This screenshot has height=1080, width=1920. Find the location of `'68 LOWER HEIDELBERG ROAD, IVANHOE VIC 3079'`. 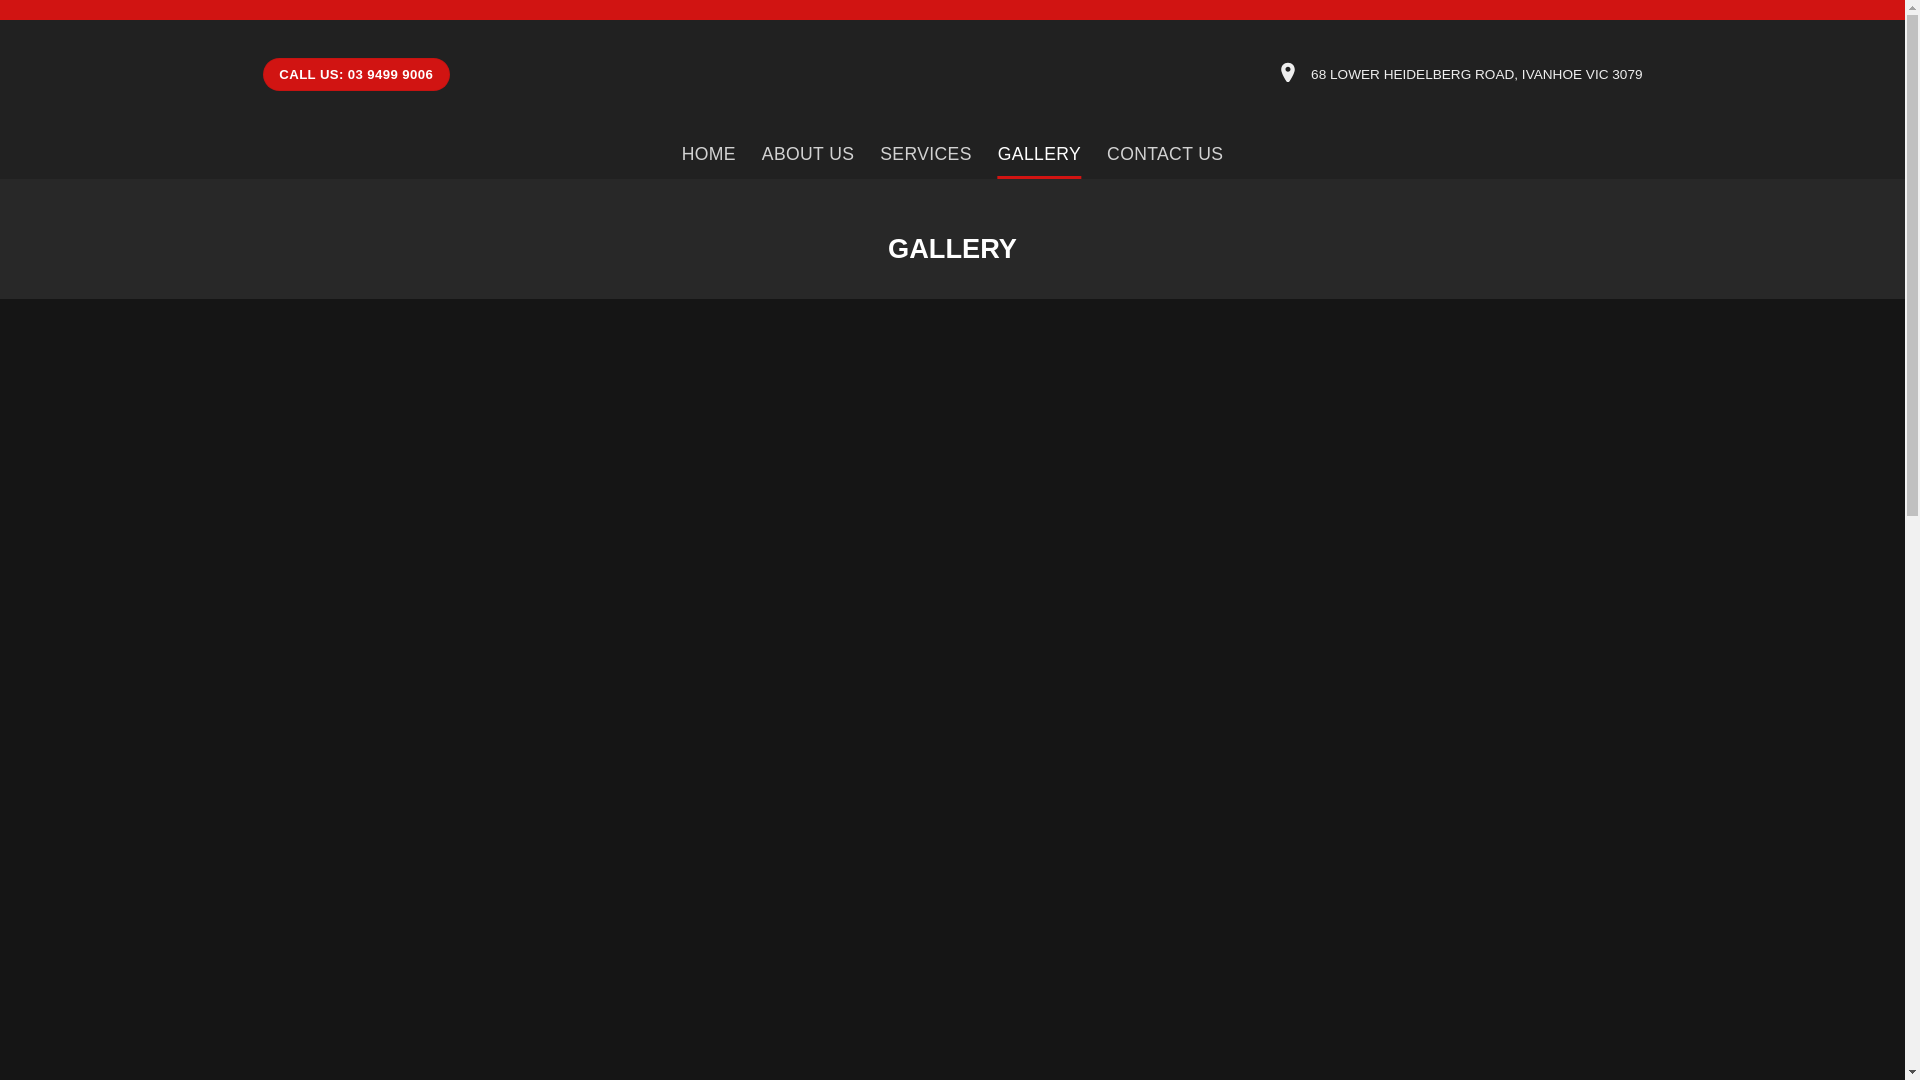

'68 LOWER HEIDELBERG ROAD, IVANHOE VIC 3079' is located at coordinates (1476, 73).